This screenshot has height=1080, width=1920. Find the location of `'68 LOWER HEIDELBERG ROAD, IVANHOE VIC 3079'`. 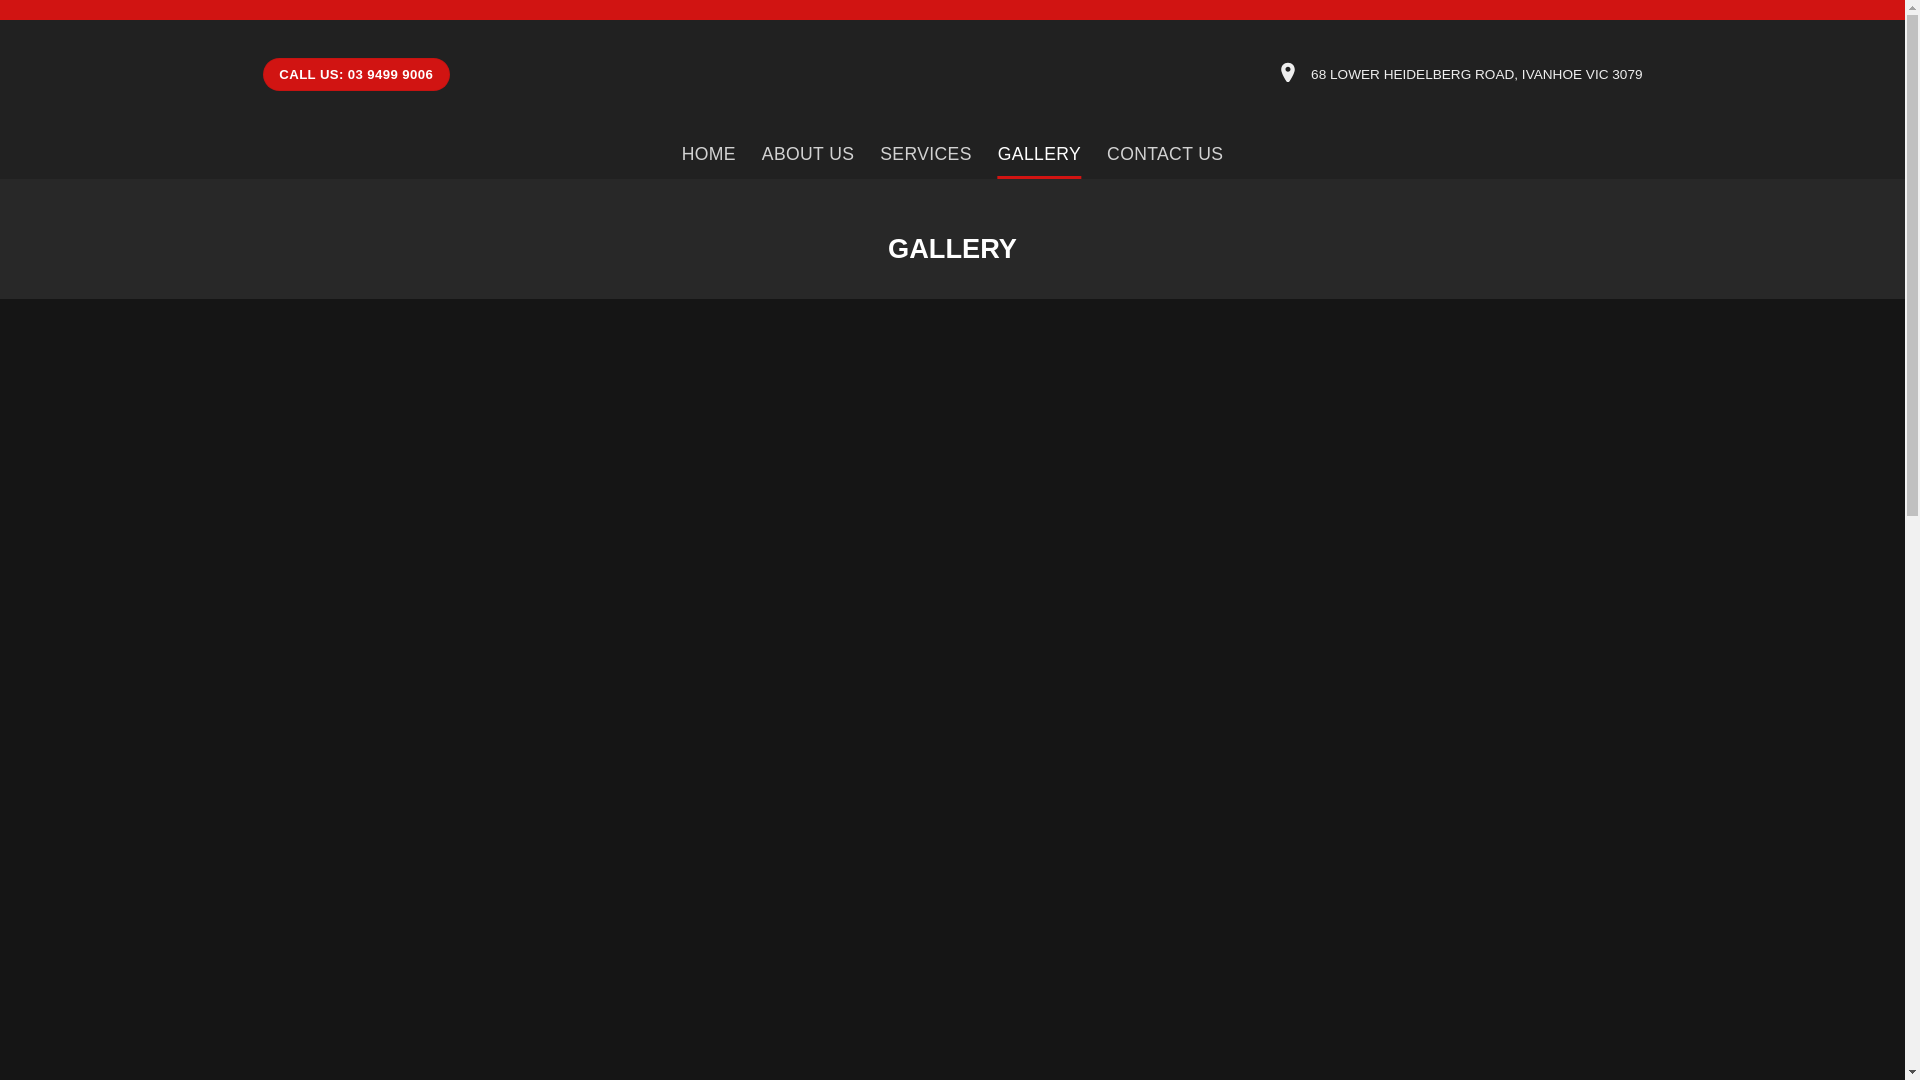

'68 LOWER HEIDELBERG ROAD, IVANHOE VIC 3079' is located at coordinates (1476, 73).